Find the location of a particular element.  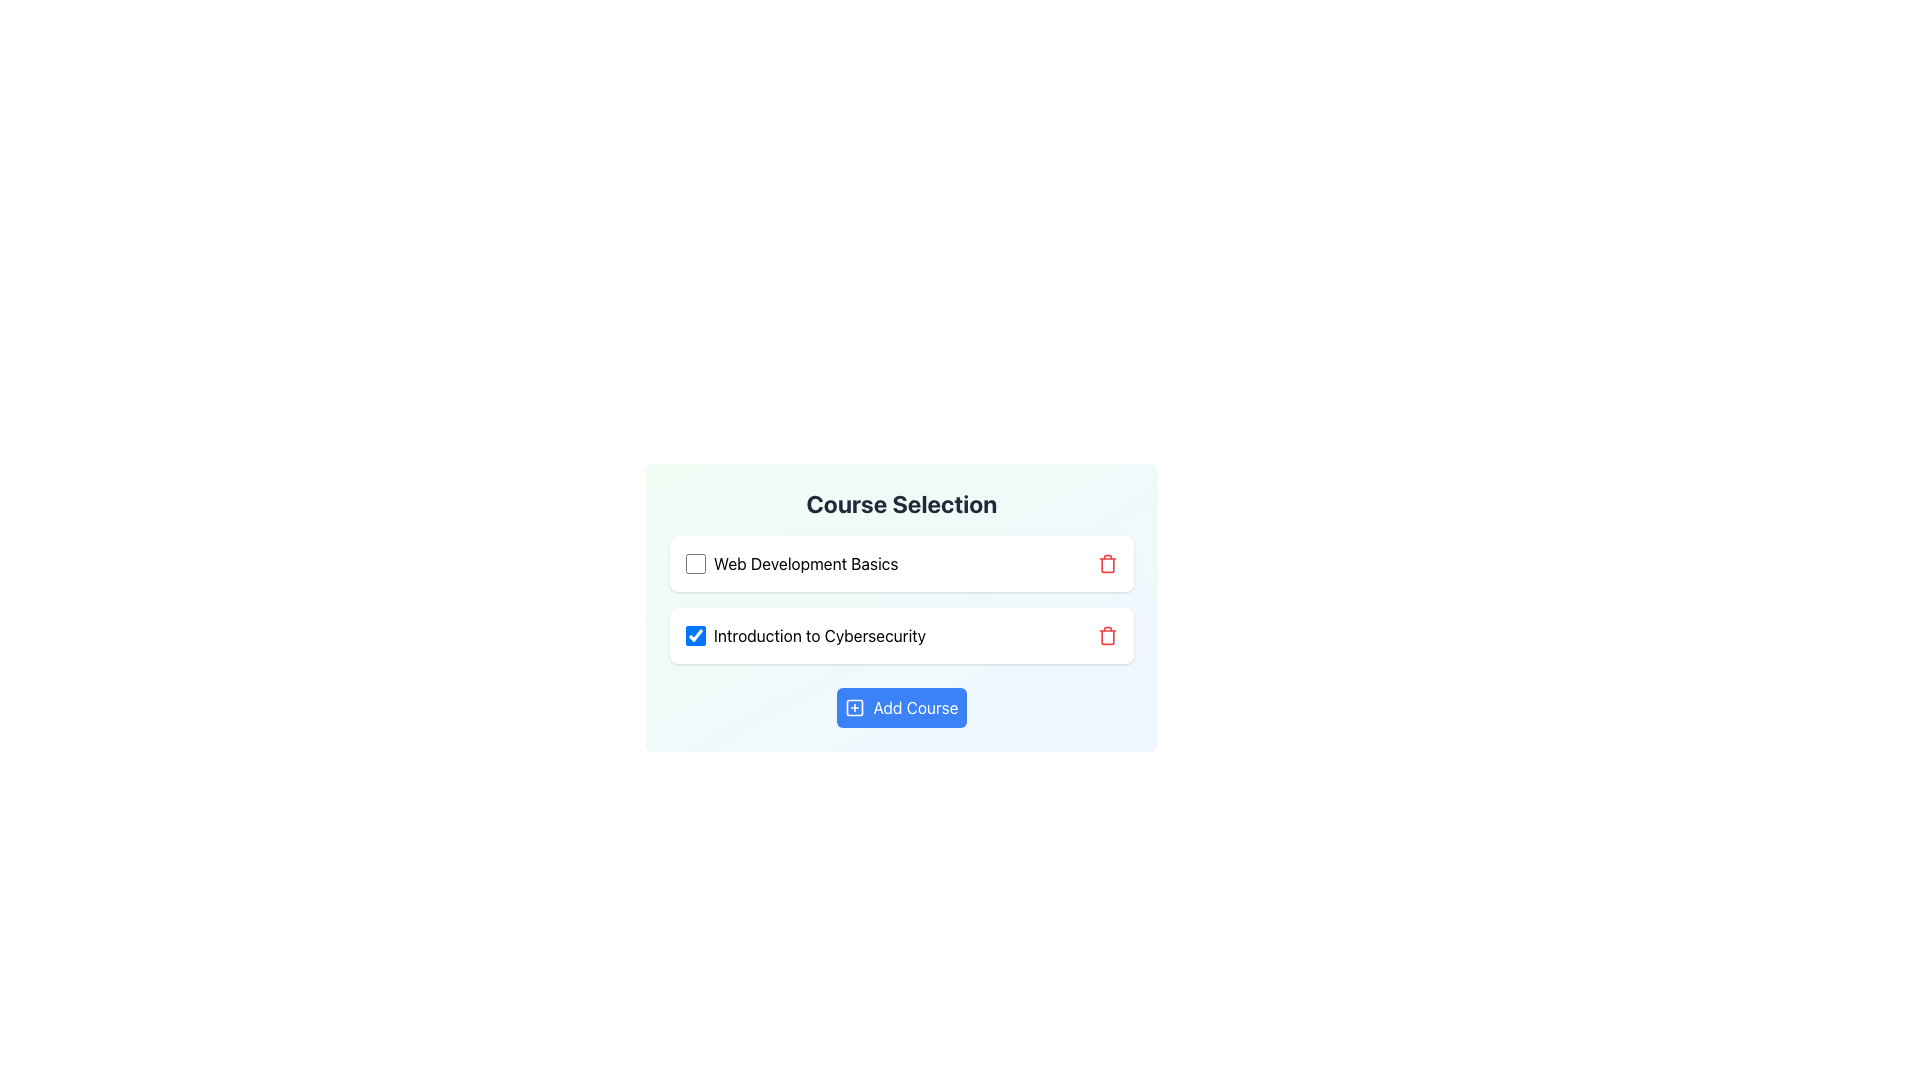

the centered blue button labeled 'Add Course' with a plus-sign icon, located at the bottom section of the 'Course Selection' card interface is located at coordinates (901, 707).